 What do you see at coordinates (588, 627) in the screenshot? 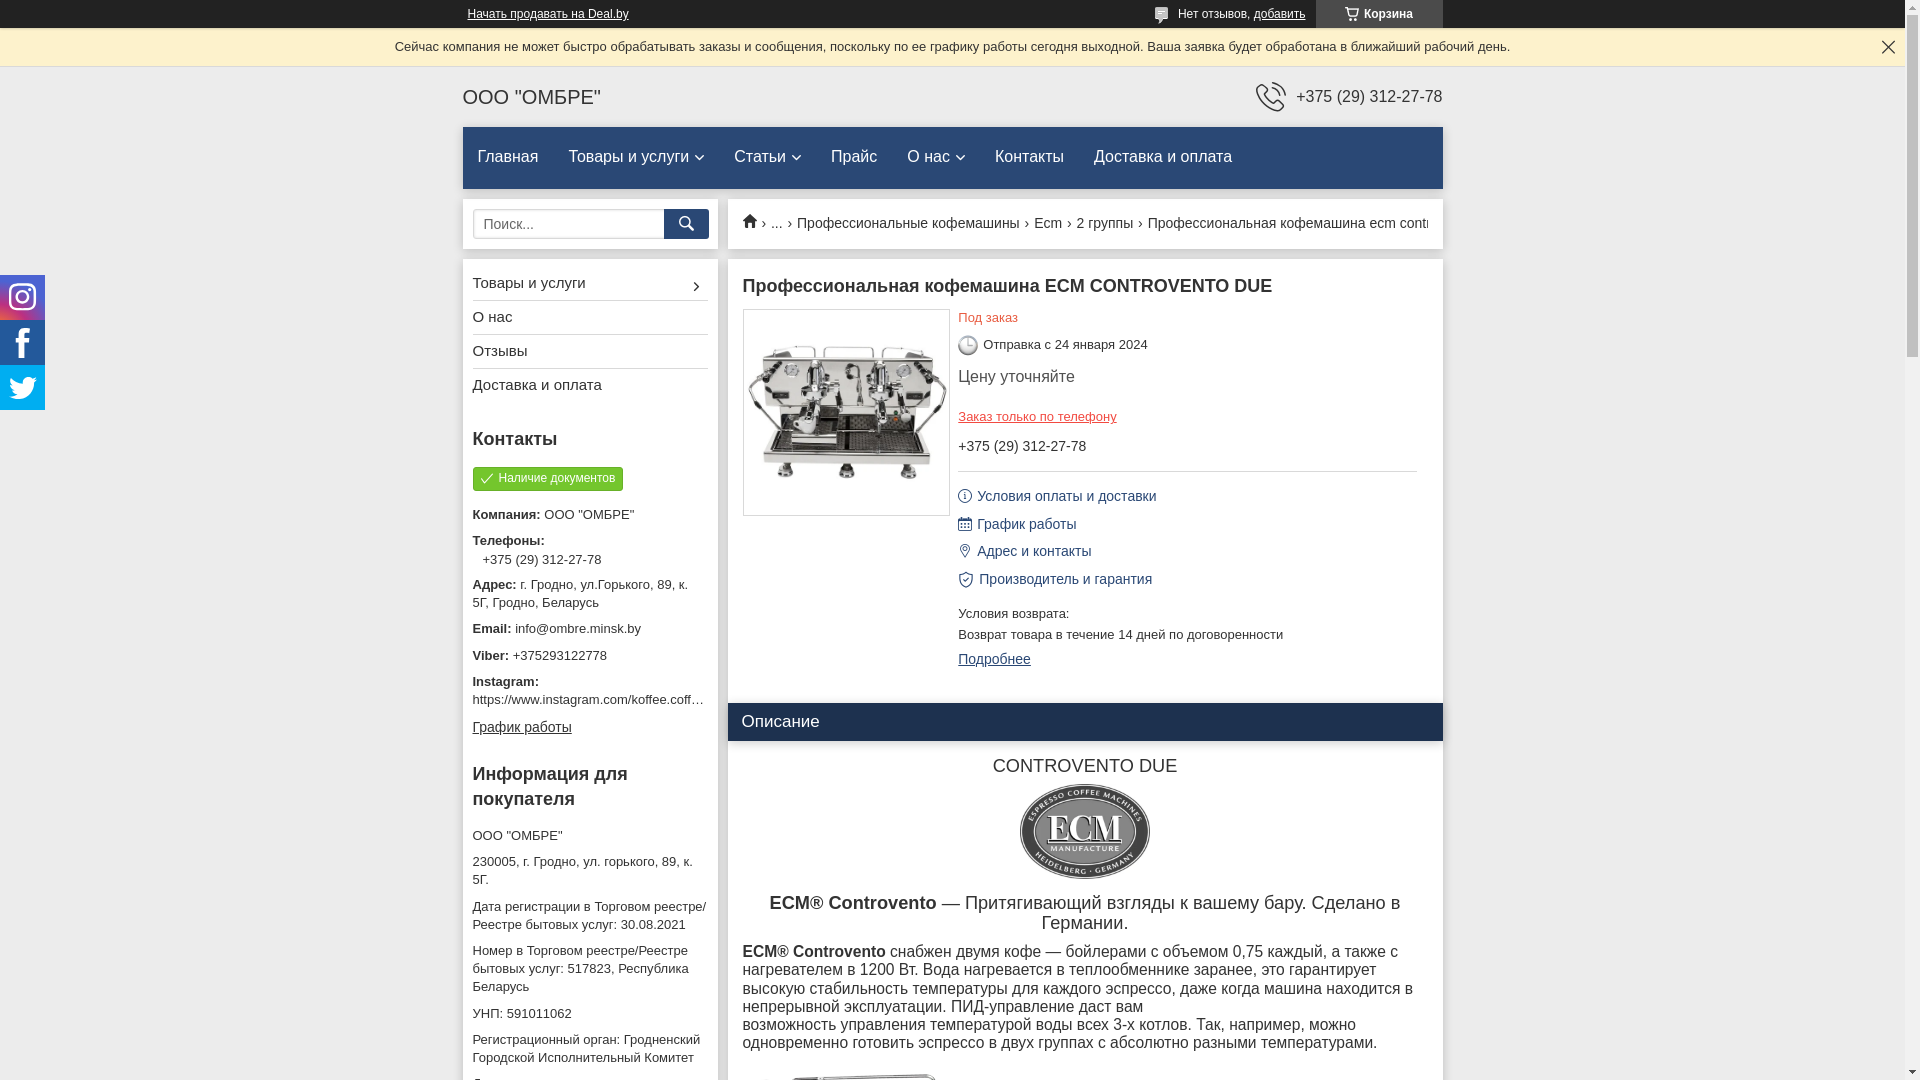
I see `'info@ombre.minsk.by'` at bounding box center [588, 627].